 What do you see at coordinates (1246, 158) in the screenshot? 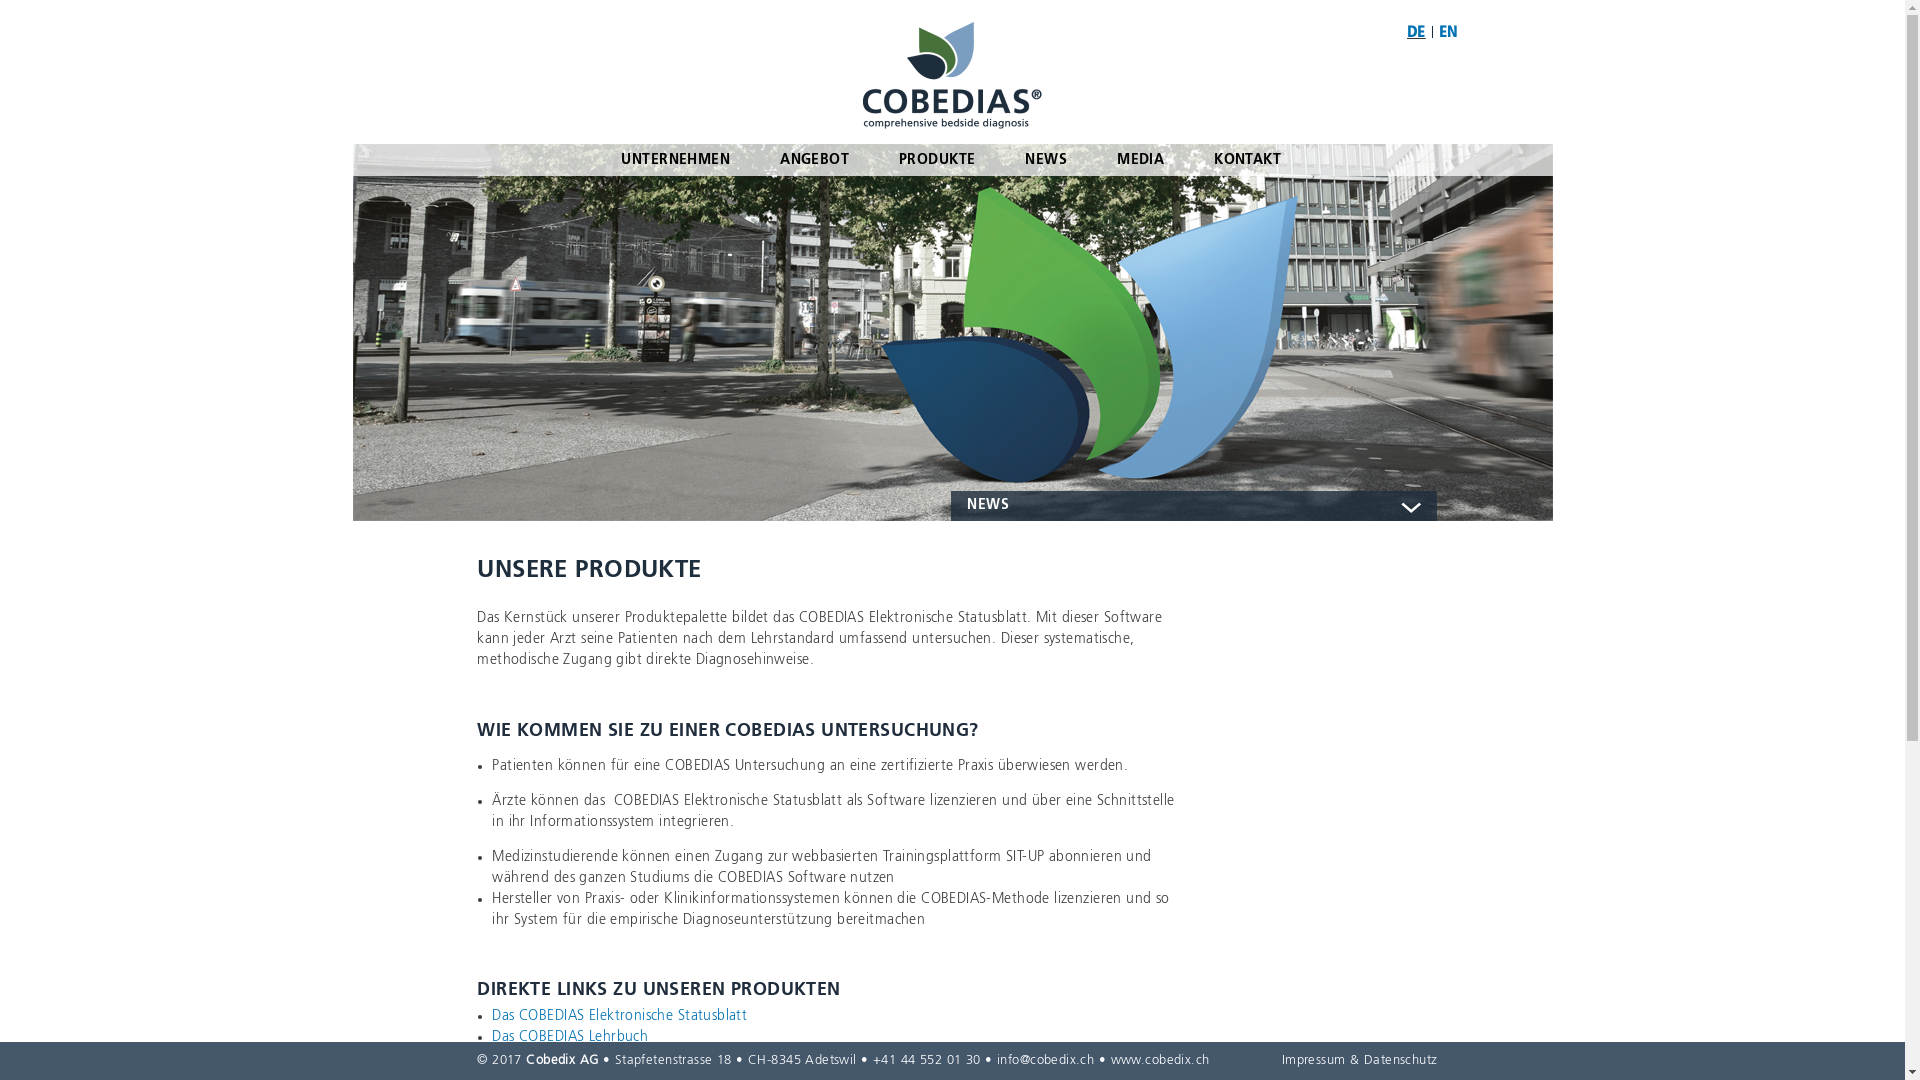
I see `'KONTAKT'` at bounding box center [1246, 158].